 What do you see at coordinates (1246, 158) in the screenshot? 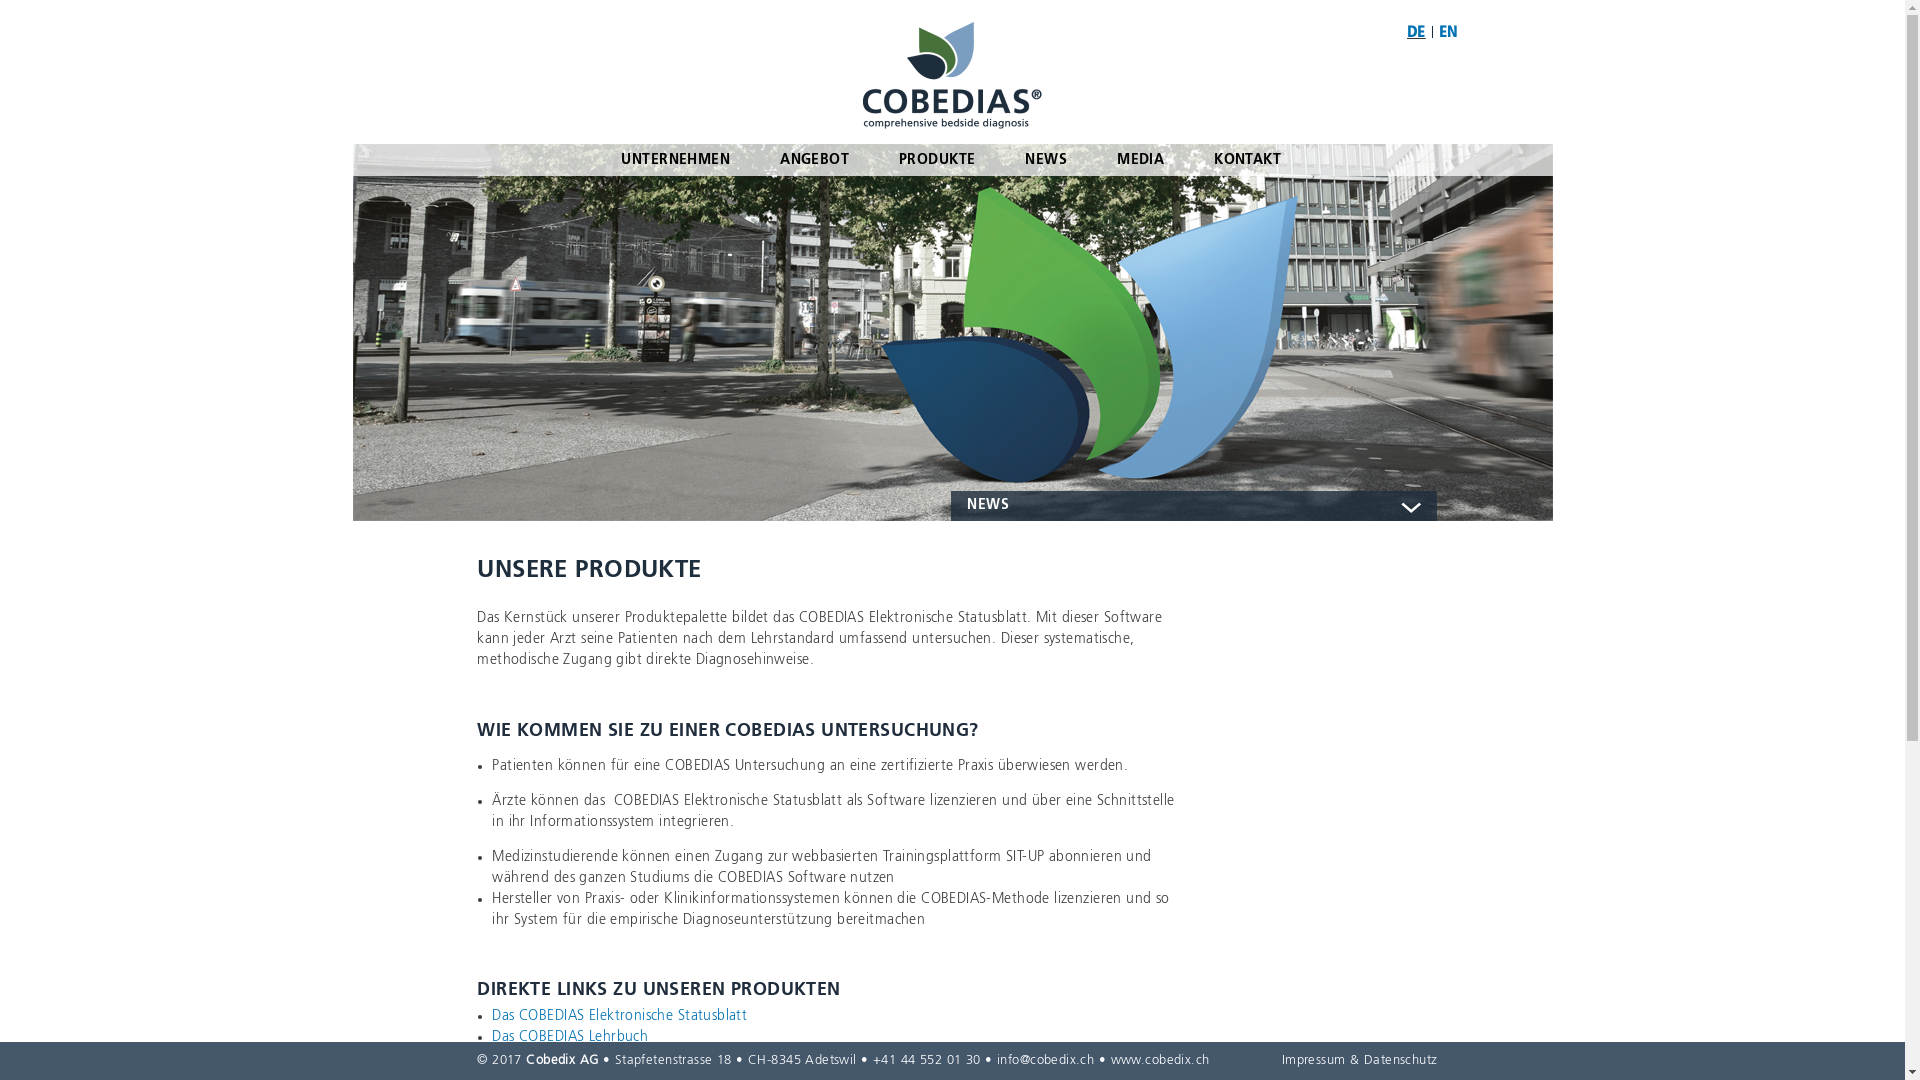
I see `'KONTAKT'` at bounding box center [1246, 158].